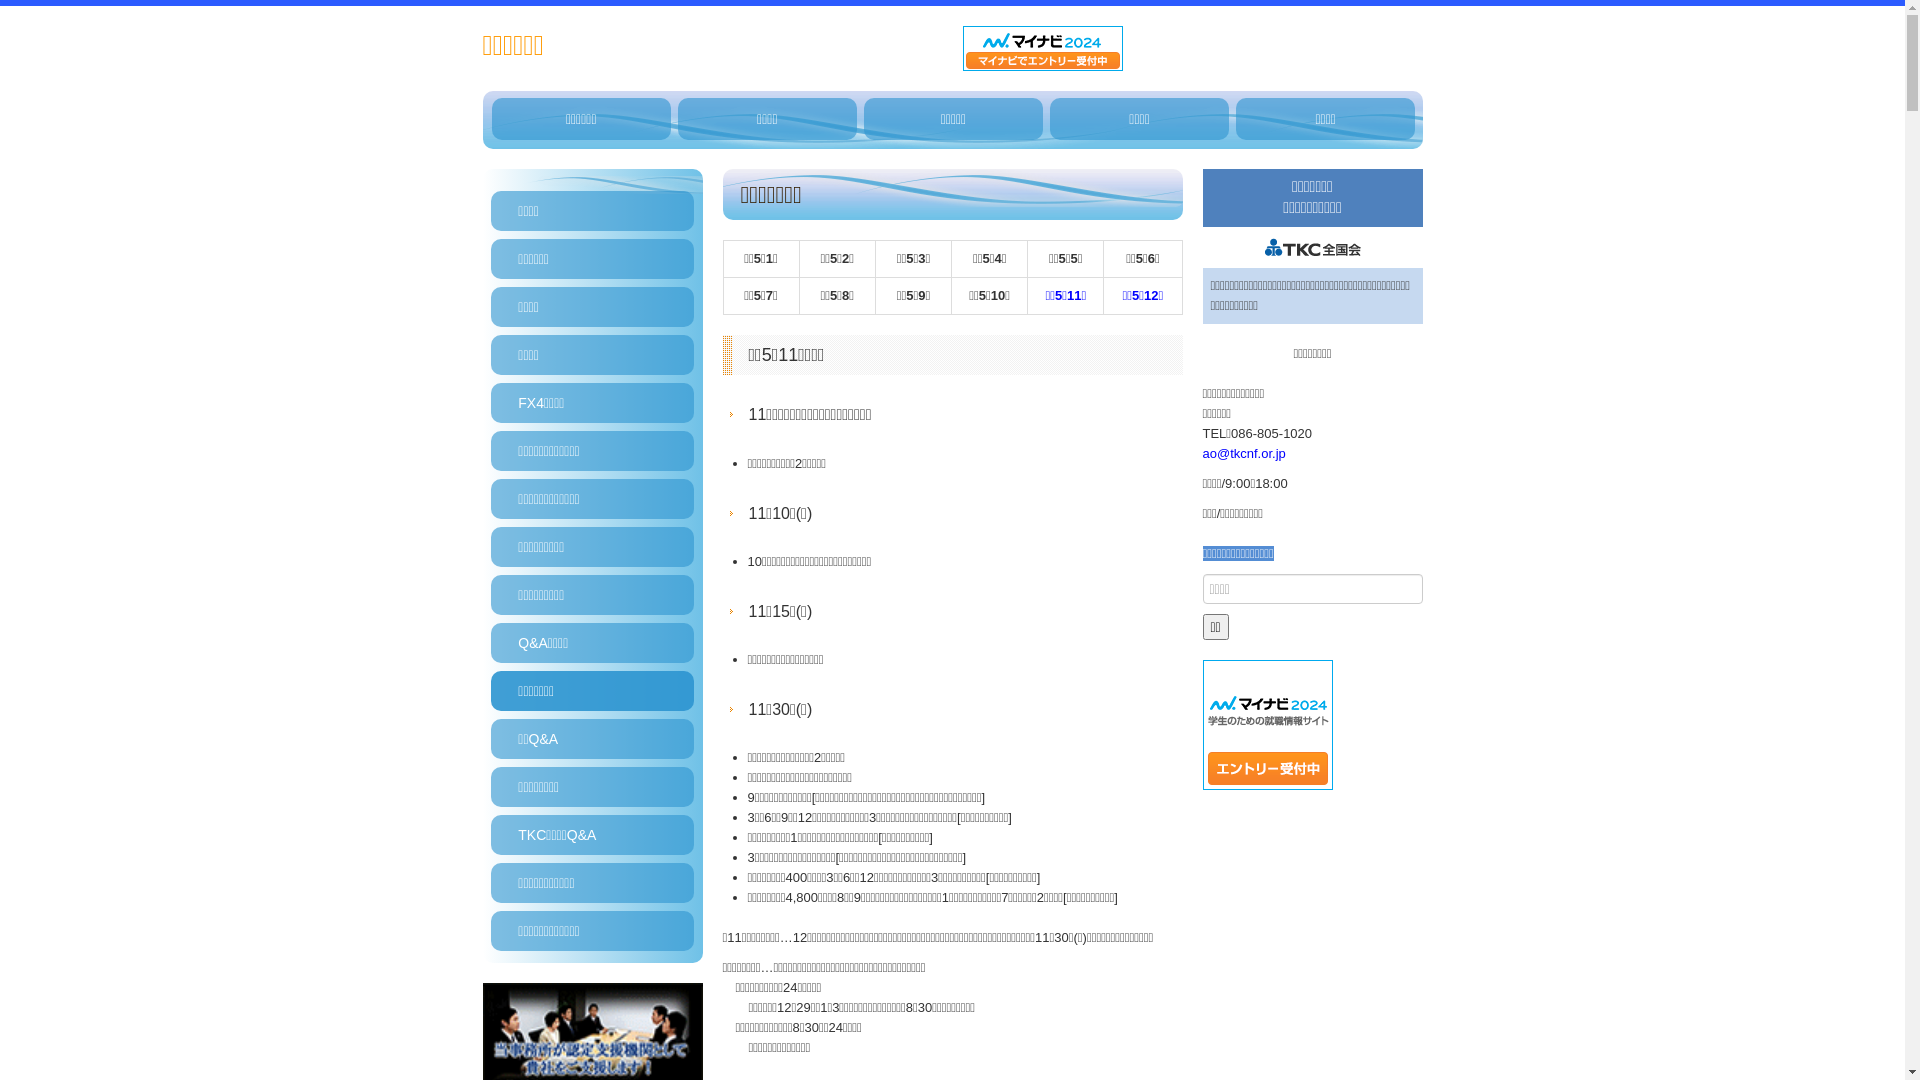 The image size is (1920, 1080). I want to click on 'ao@tkcnf.or.jp', so click(1242, 453).